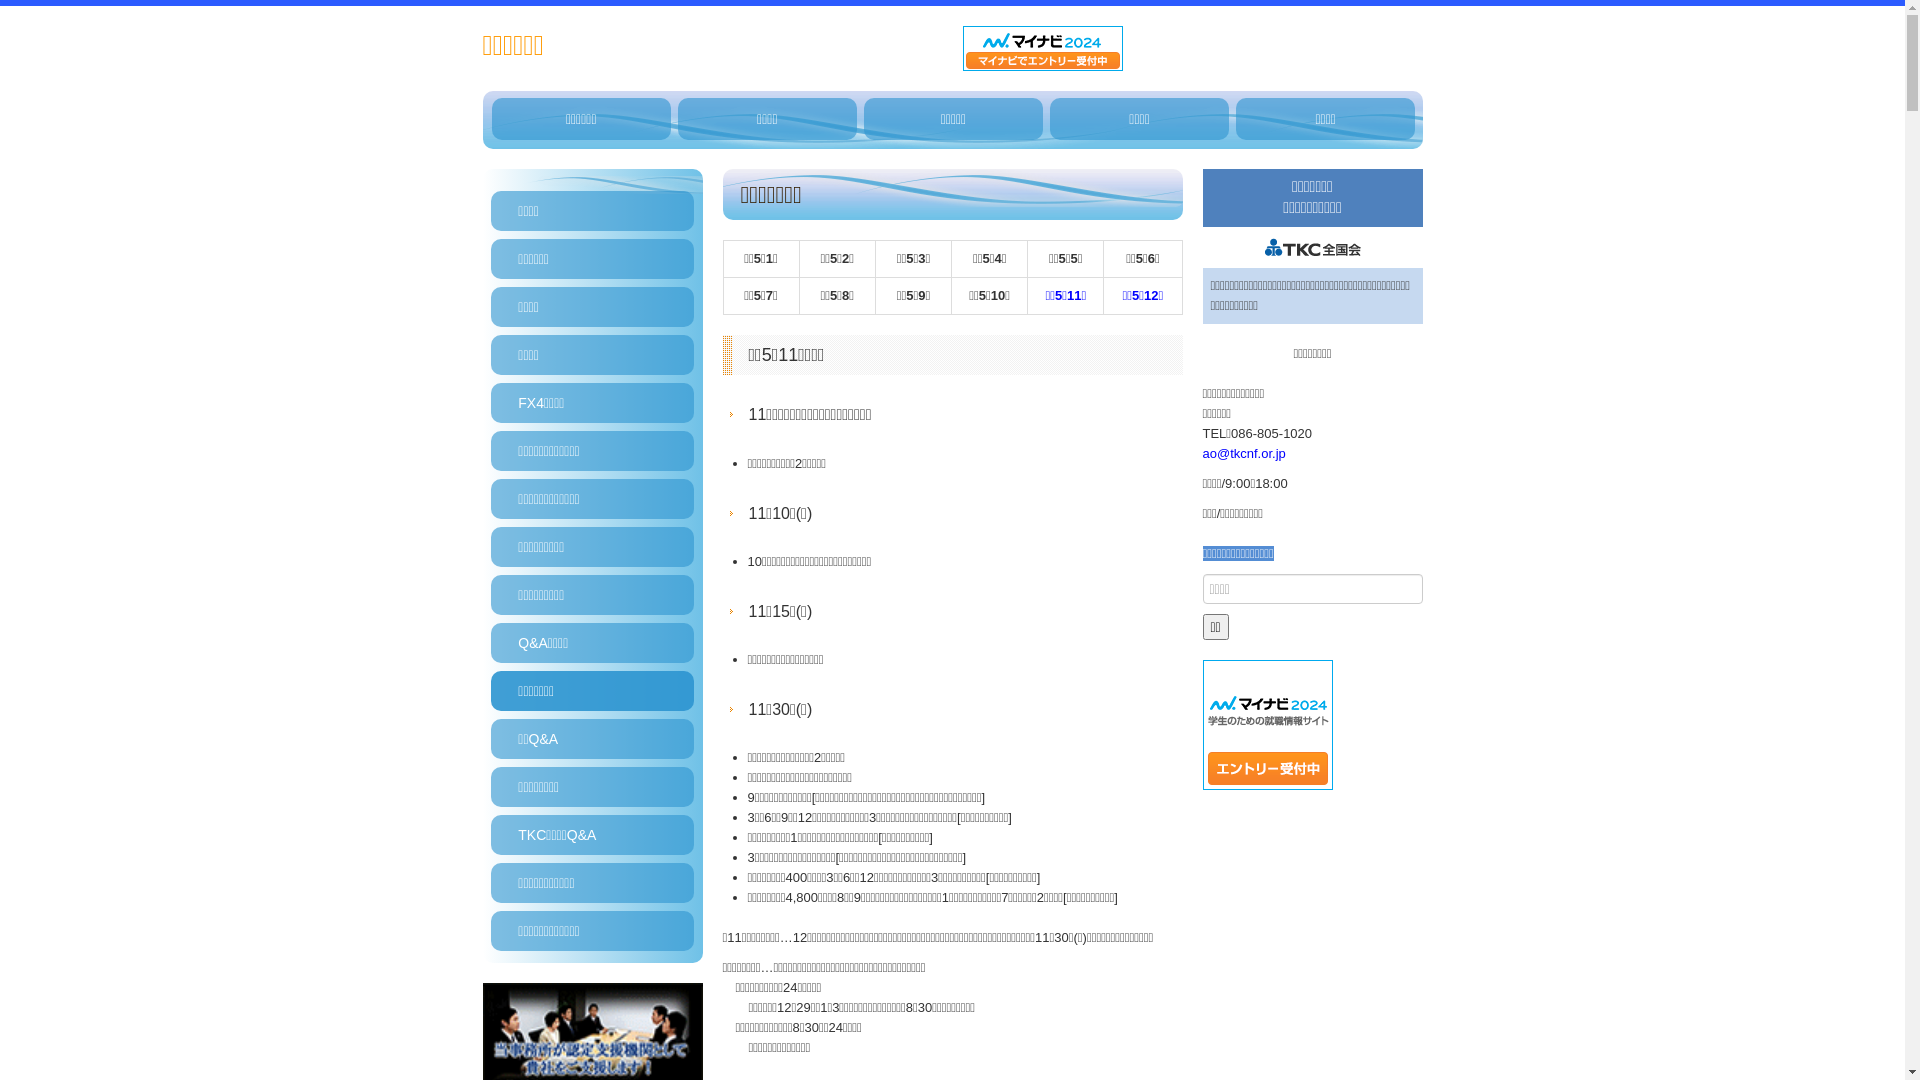 The image size is (1920, 1080). I want to click on 'ao@tkcnf.or.jp', so click(1242, 453).